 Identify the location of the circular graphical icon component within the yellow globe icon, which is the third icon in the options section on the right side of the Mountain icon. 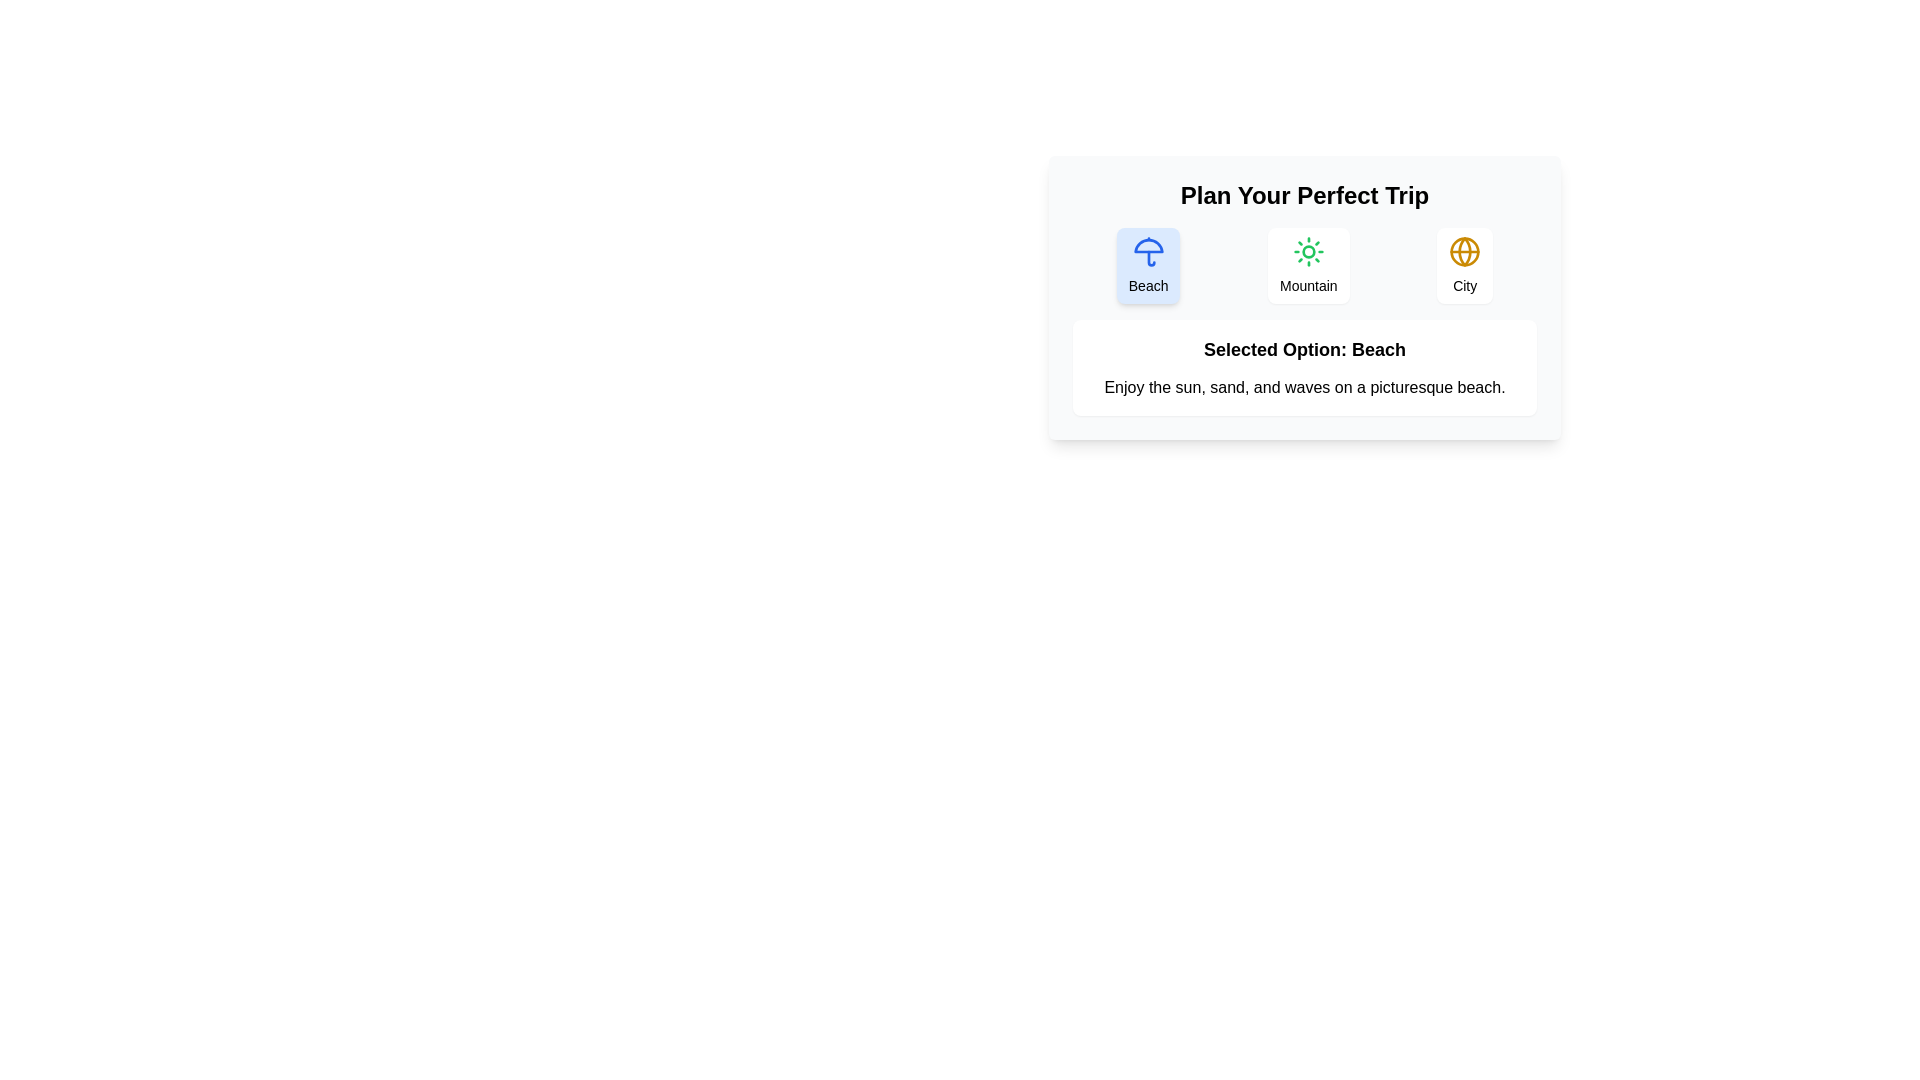
(1465, 250).